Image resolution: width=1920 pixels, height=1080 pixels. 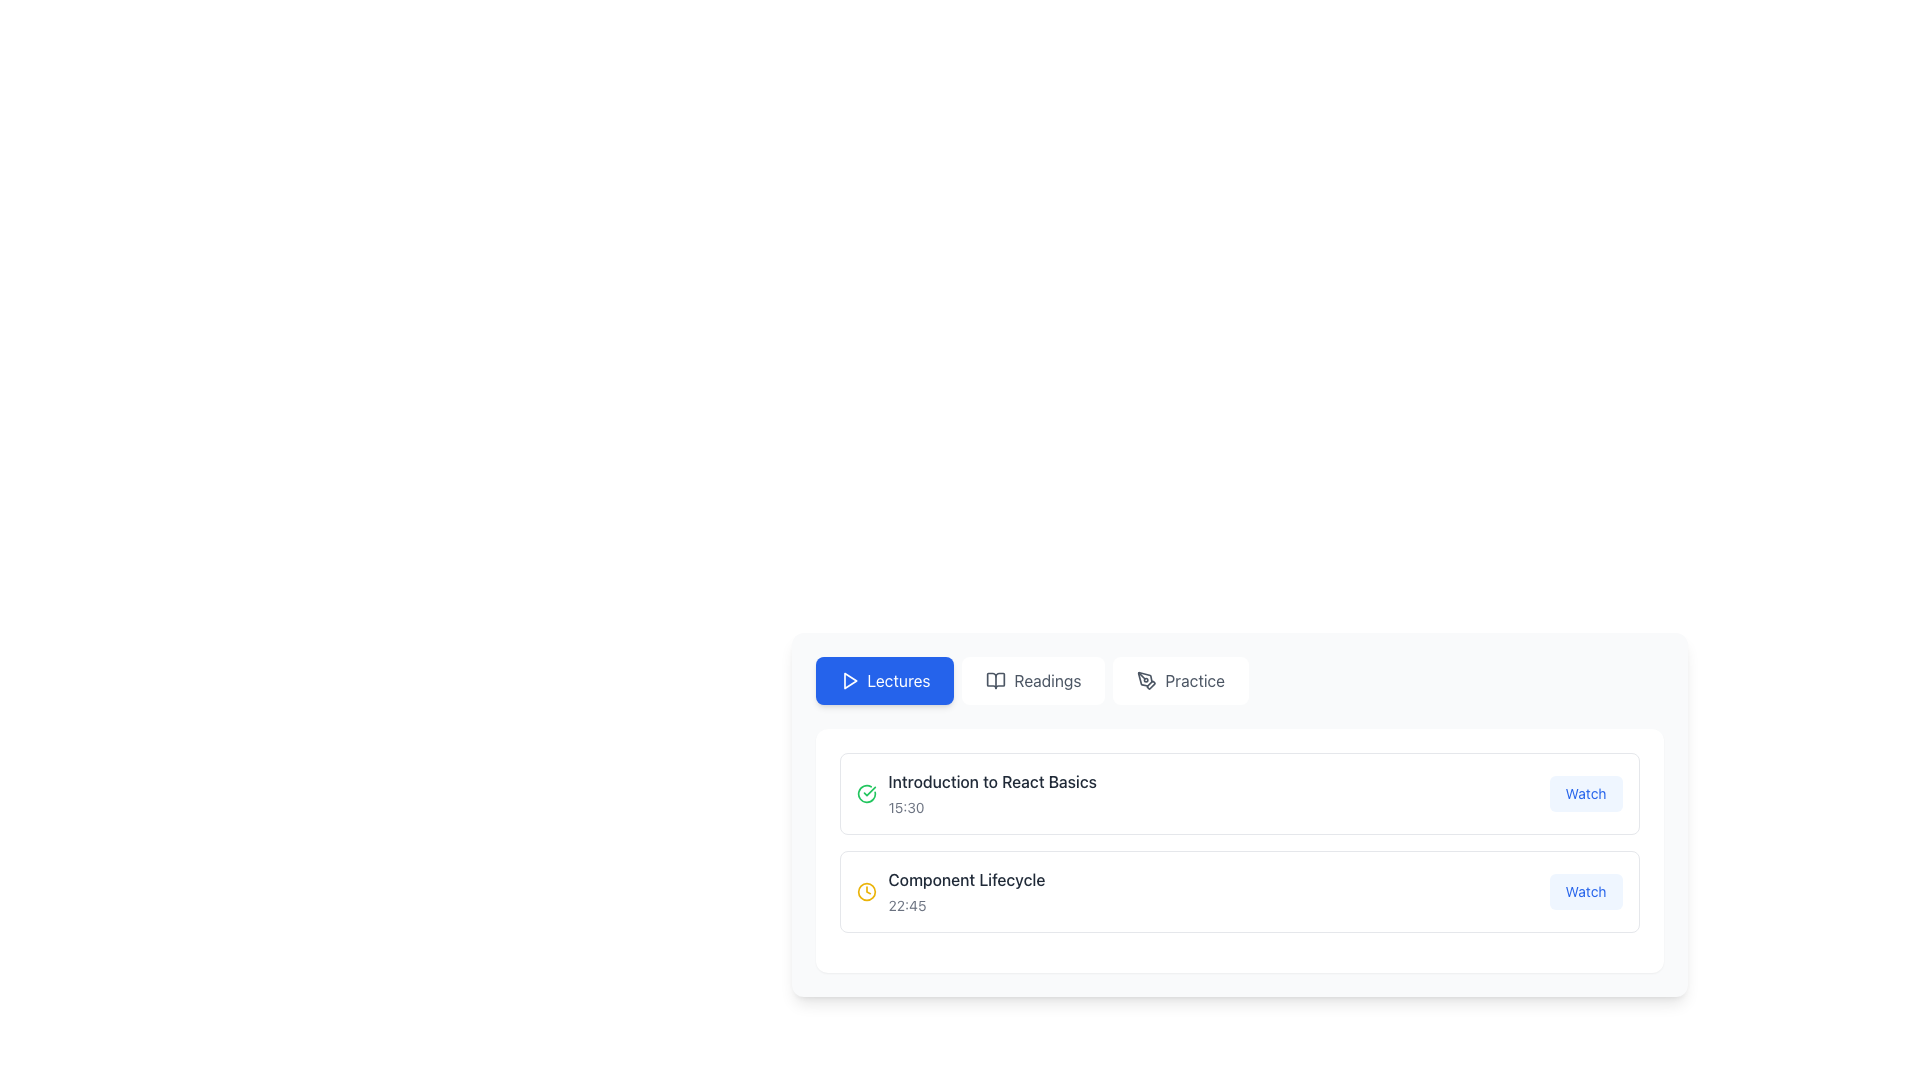 What do you see at coordinates (992, 781) in the screenshot?
I see `the Text label that serves as the title or heading for an item or topic, located at the top section of a card-like layout, above the time indicator '15:30' and alongside a green checkmark icon` at bounding box center [992, 781].